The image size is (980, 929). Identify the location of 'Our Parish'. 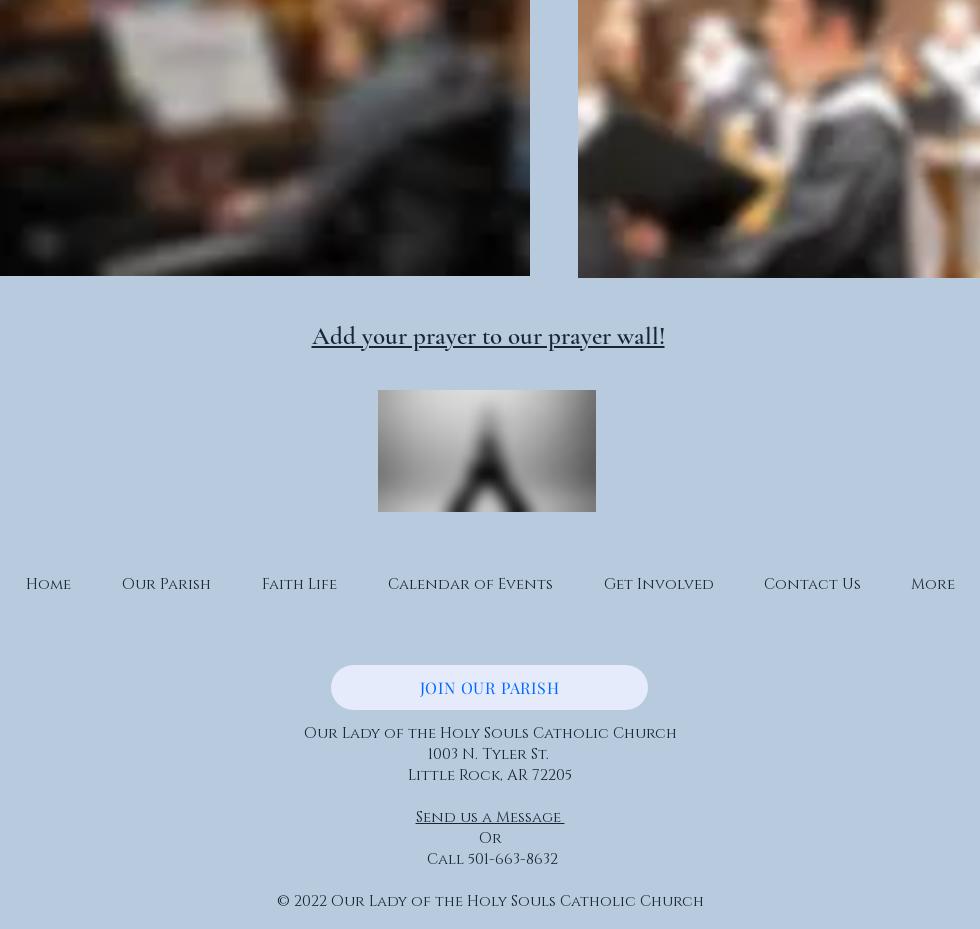
(165, 583).